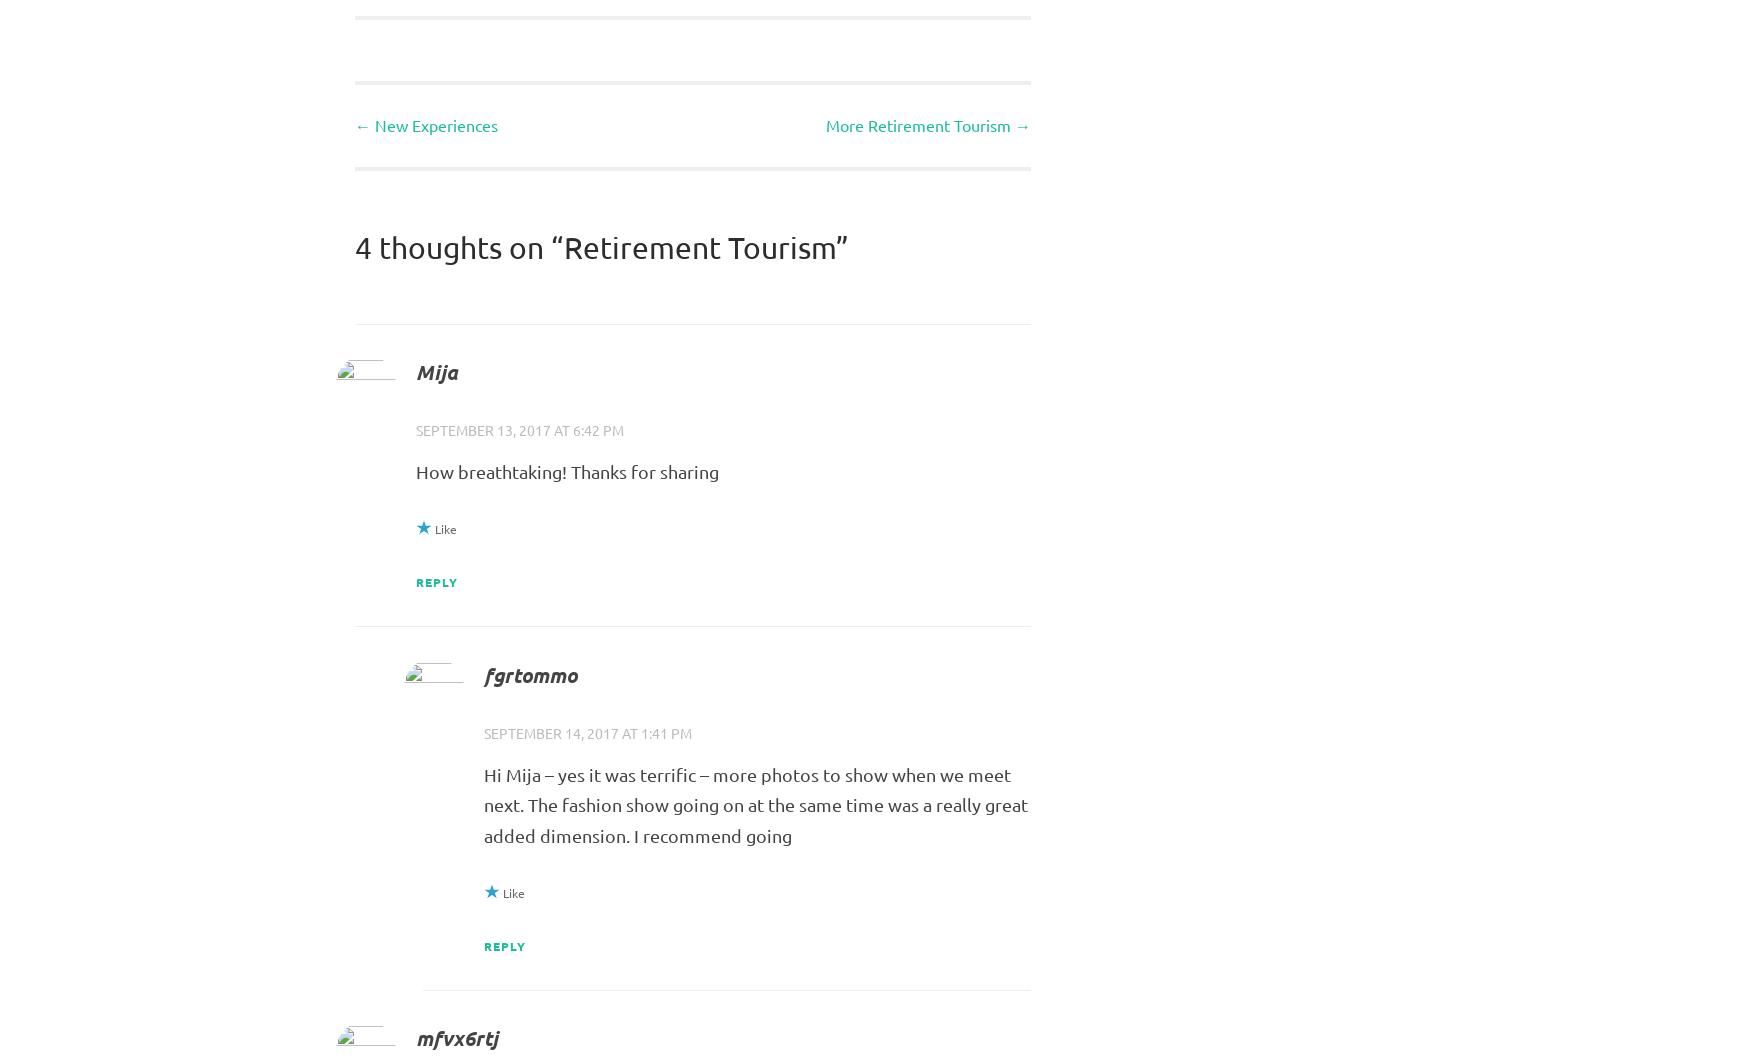  Describe the element at coordinates (528, 673) in the screenshot. I see `'fgrtommo'` at that location.